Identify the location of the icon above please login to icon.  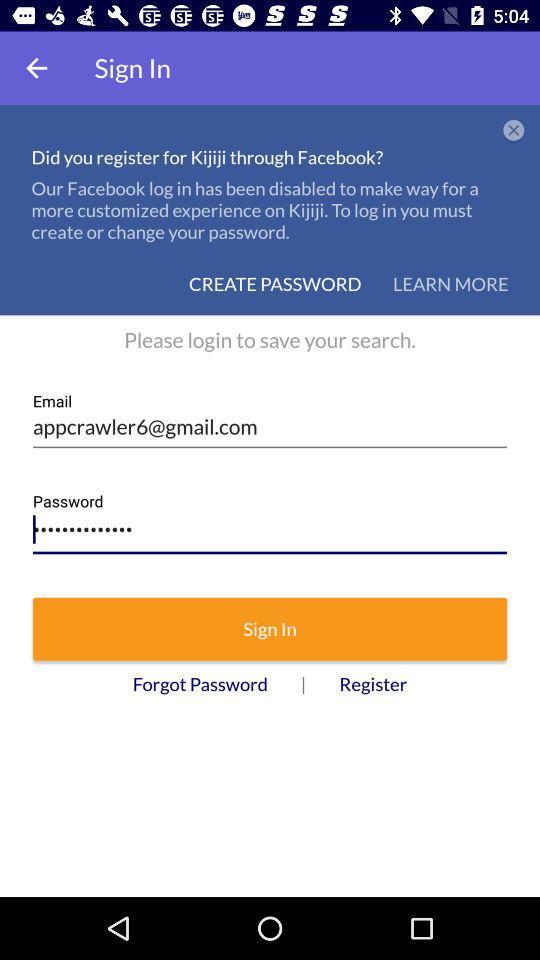
(450, 283).